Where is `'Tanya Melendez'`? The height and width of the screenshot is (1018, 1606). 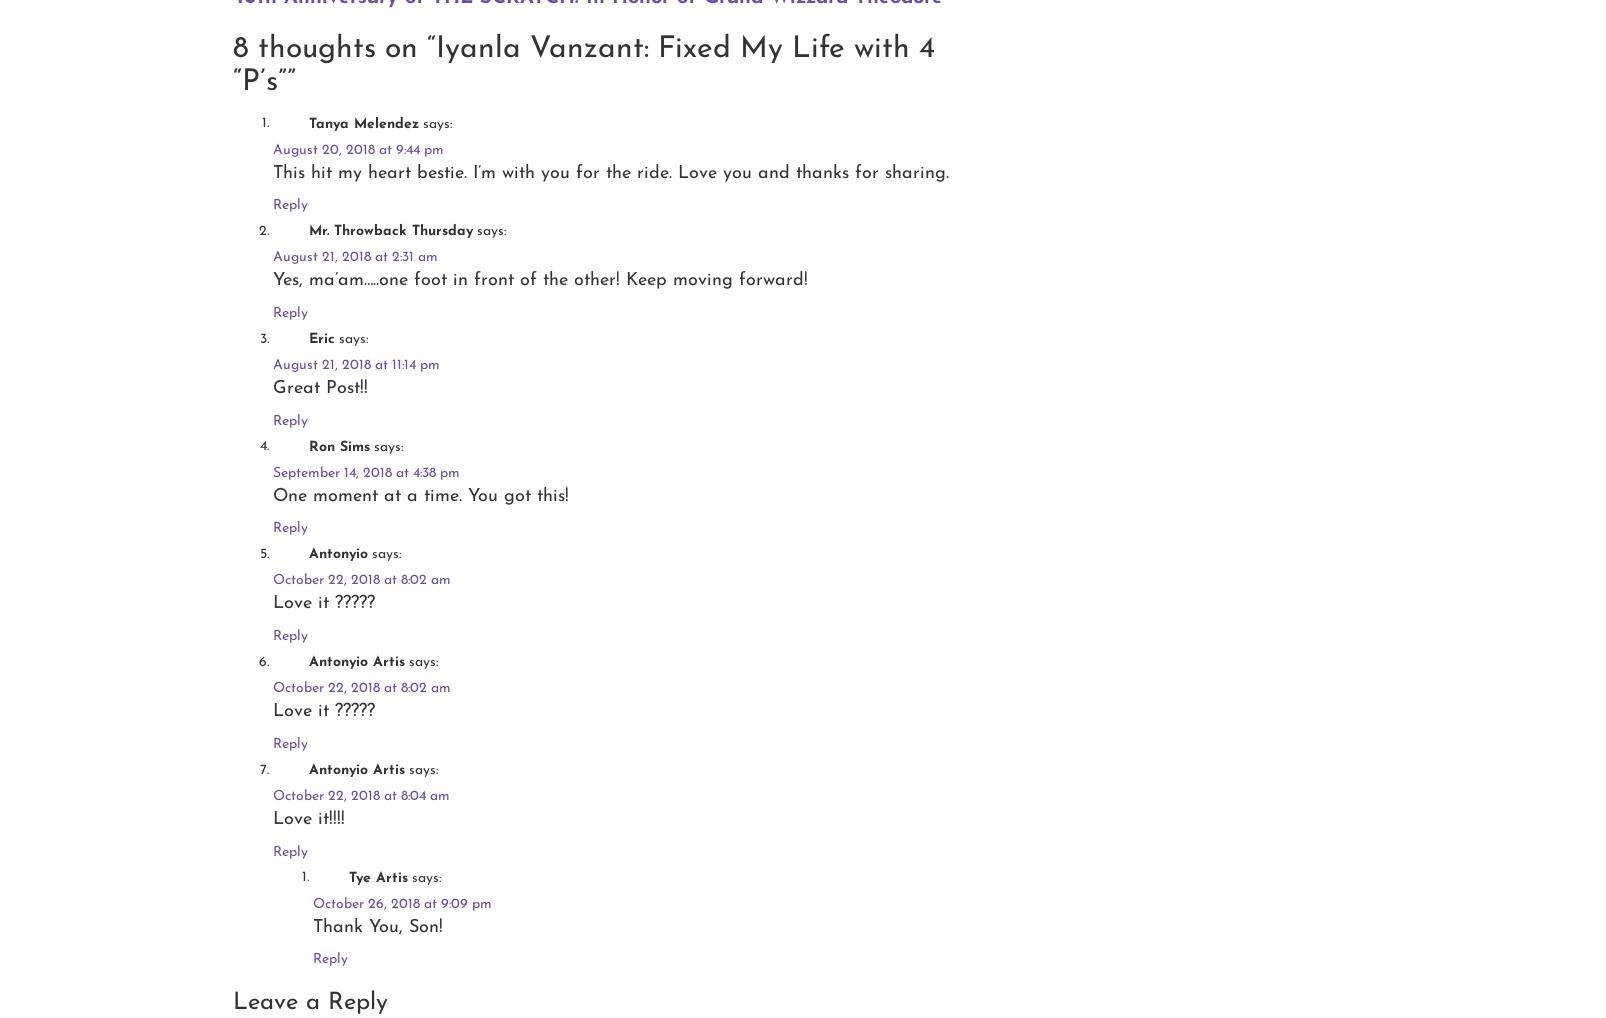
'Tanya Melendez' is located at coordinates (308, 122).